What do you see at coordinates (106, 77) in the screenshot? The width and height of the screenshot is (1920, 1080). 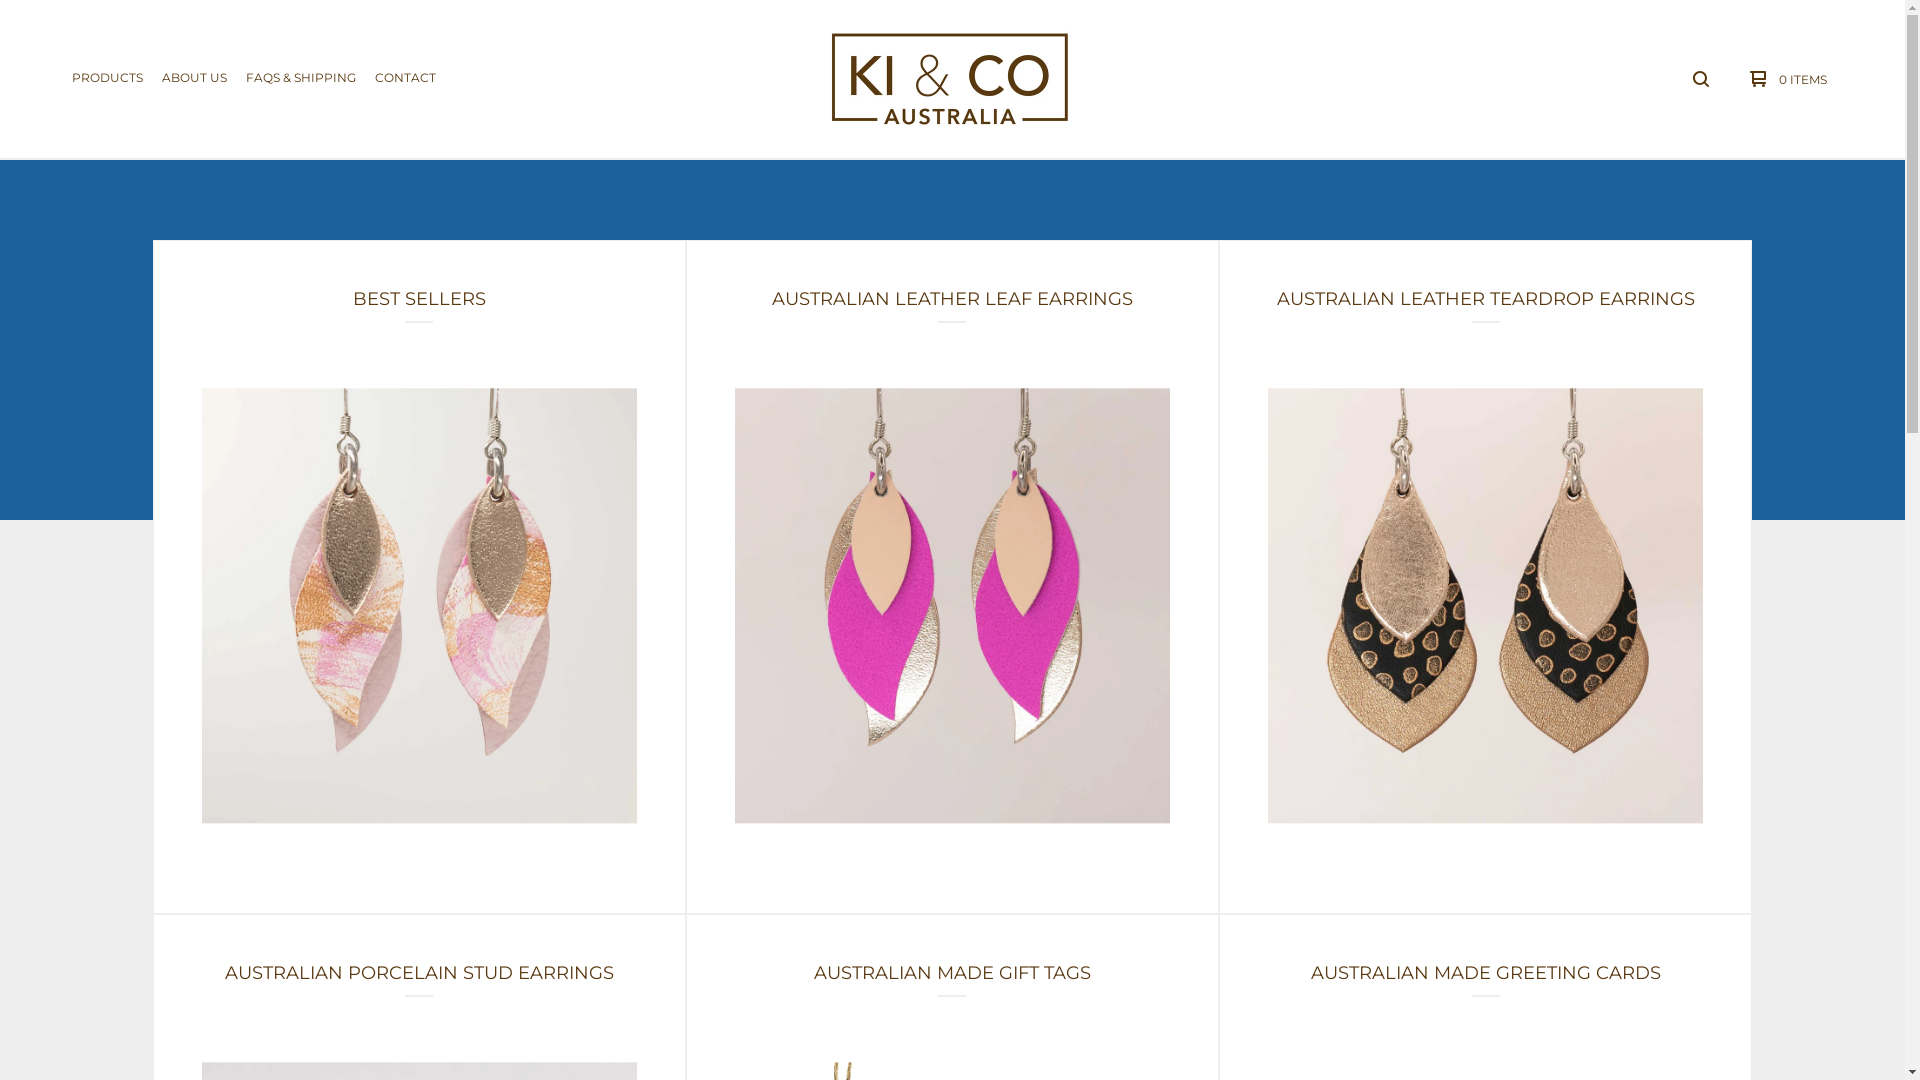 I see `'PRODUCTS'` at bounding box center [106, 77].